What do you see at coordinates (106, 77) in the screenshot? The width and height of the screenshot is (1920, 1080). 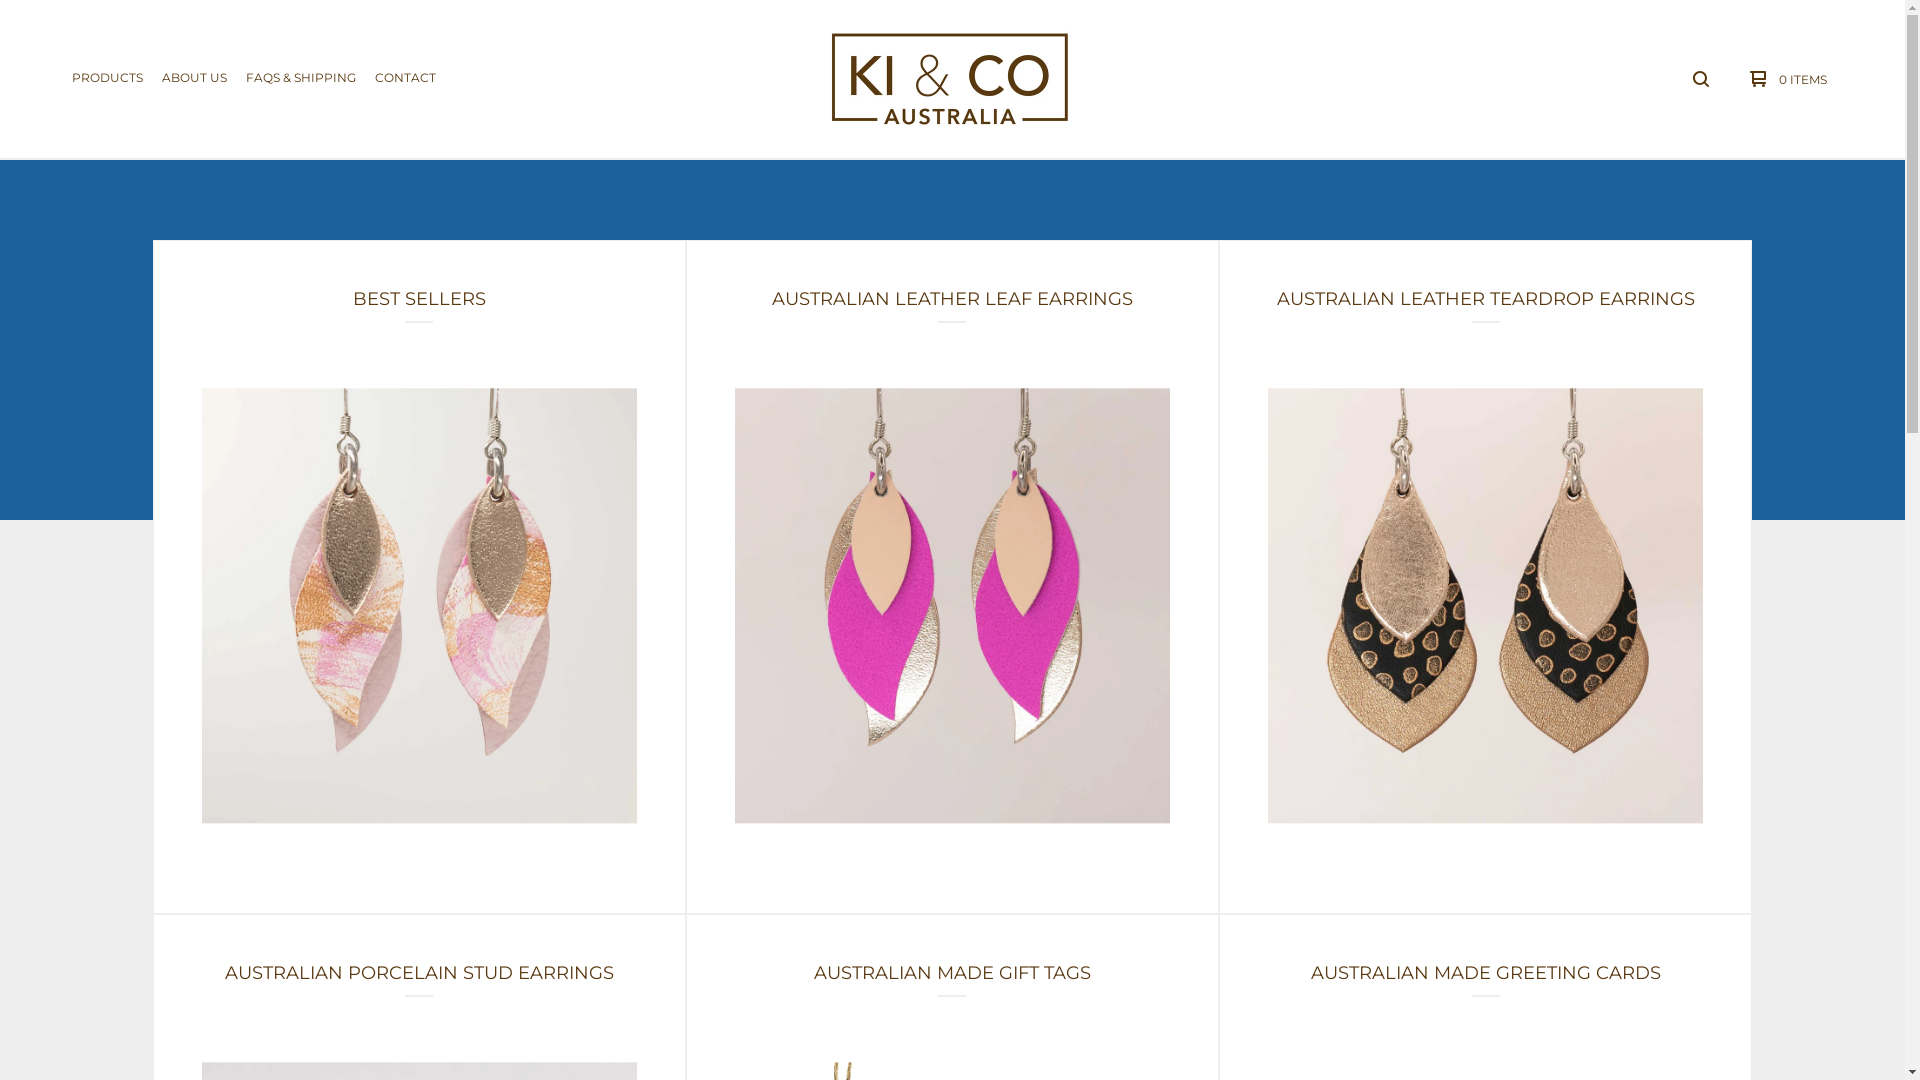 I see `'PRODUCTS'` at bounding box center [106, 77].